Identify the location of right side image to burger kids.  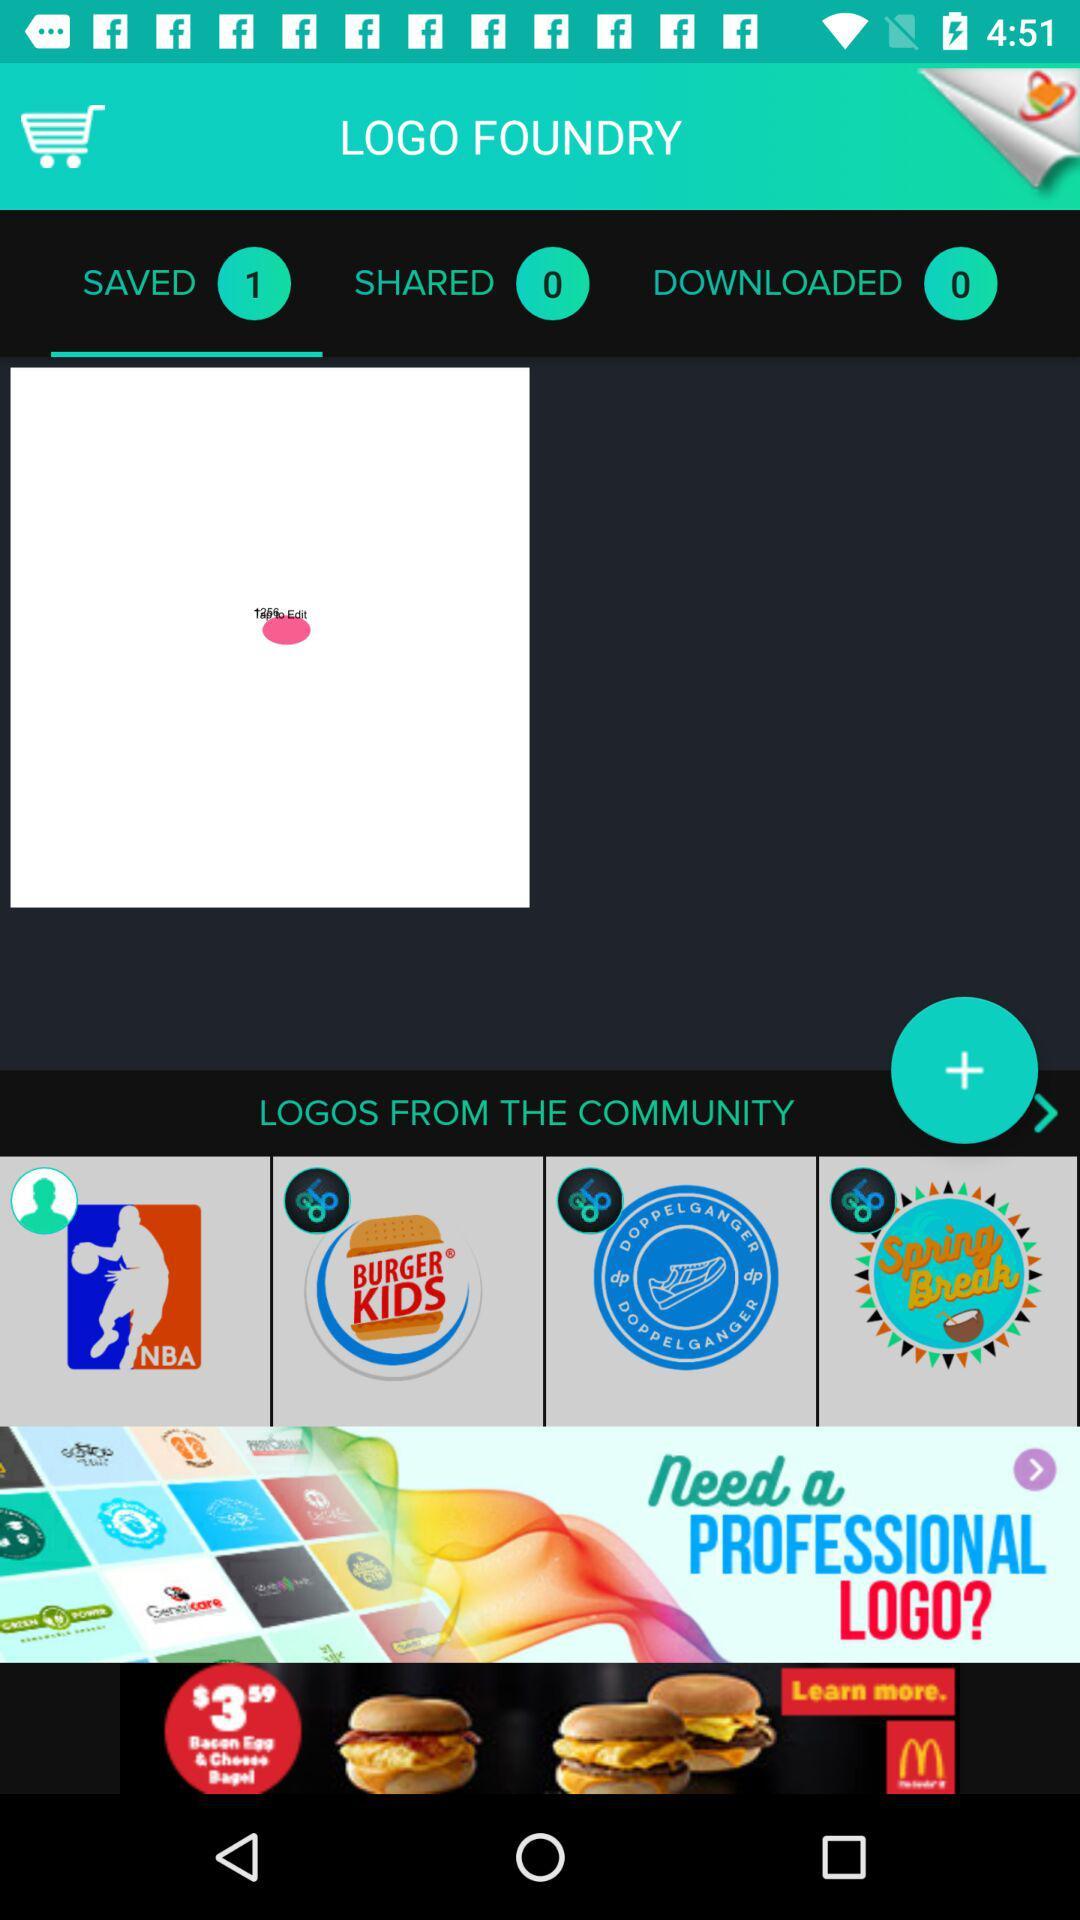
(680, 1291).